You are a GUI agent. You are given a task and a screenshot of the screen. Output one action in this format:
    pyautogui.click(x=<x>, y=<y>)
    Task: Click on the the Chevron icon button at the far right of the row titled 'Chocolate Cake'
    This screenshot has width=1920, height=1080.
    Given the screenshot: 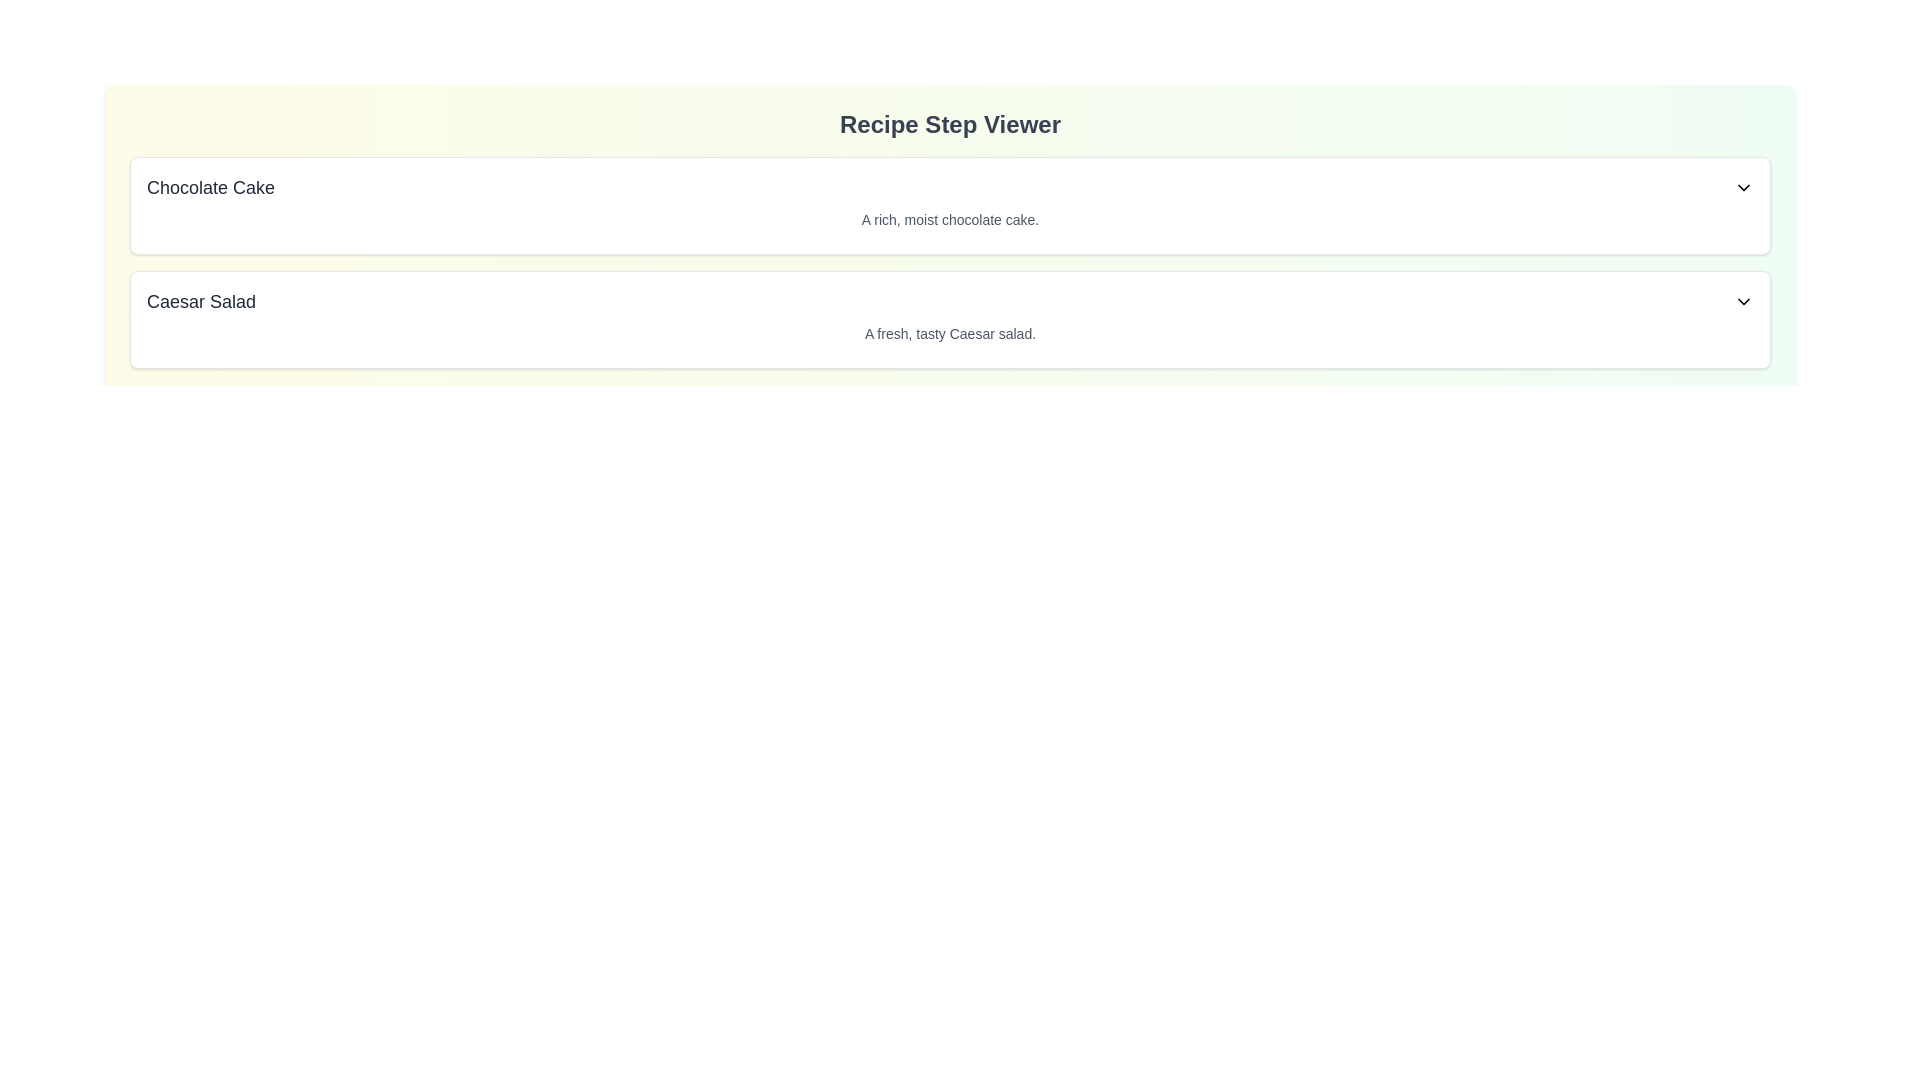 What is the action you would take?
    pyautogui.click(x=1742, y=188)
    